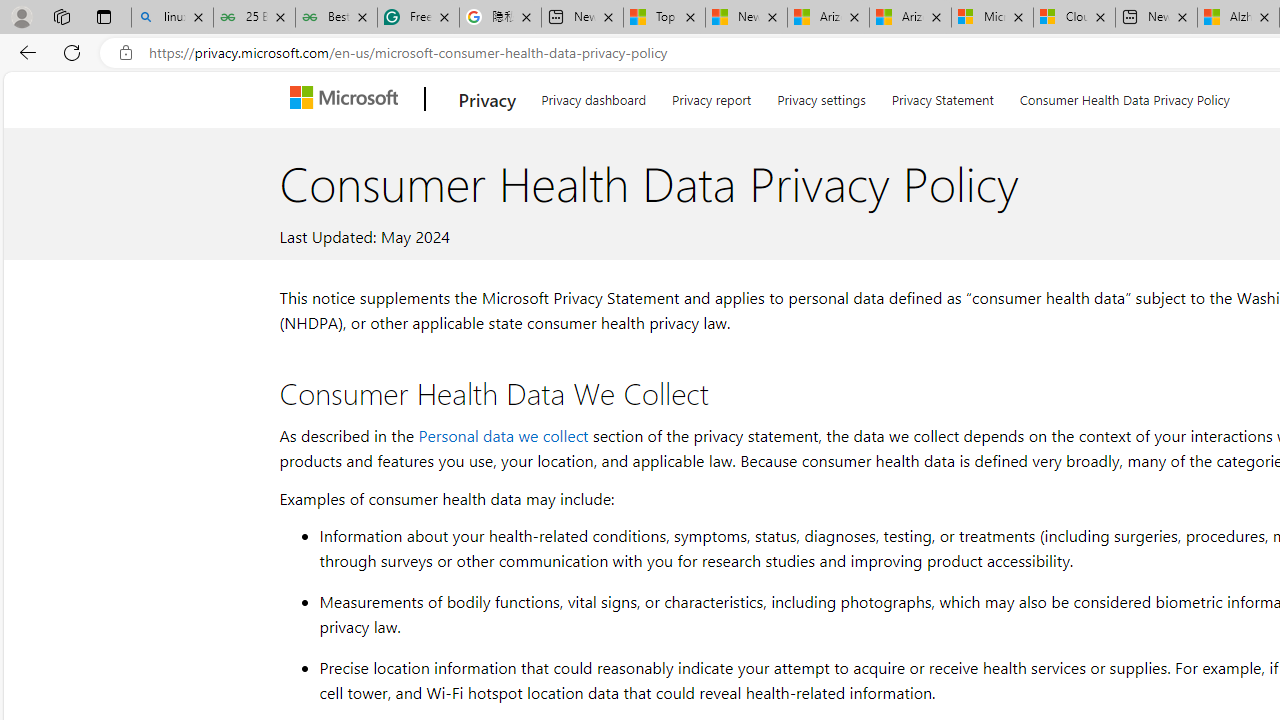 This screenshot has width=1280, height=720. I want to click on 'Free AI Writing Assistance for Students | Grammarly', so click(417, 17).